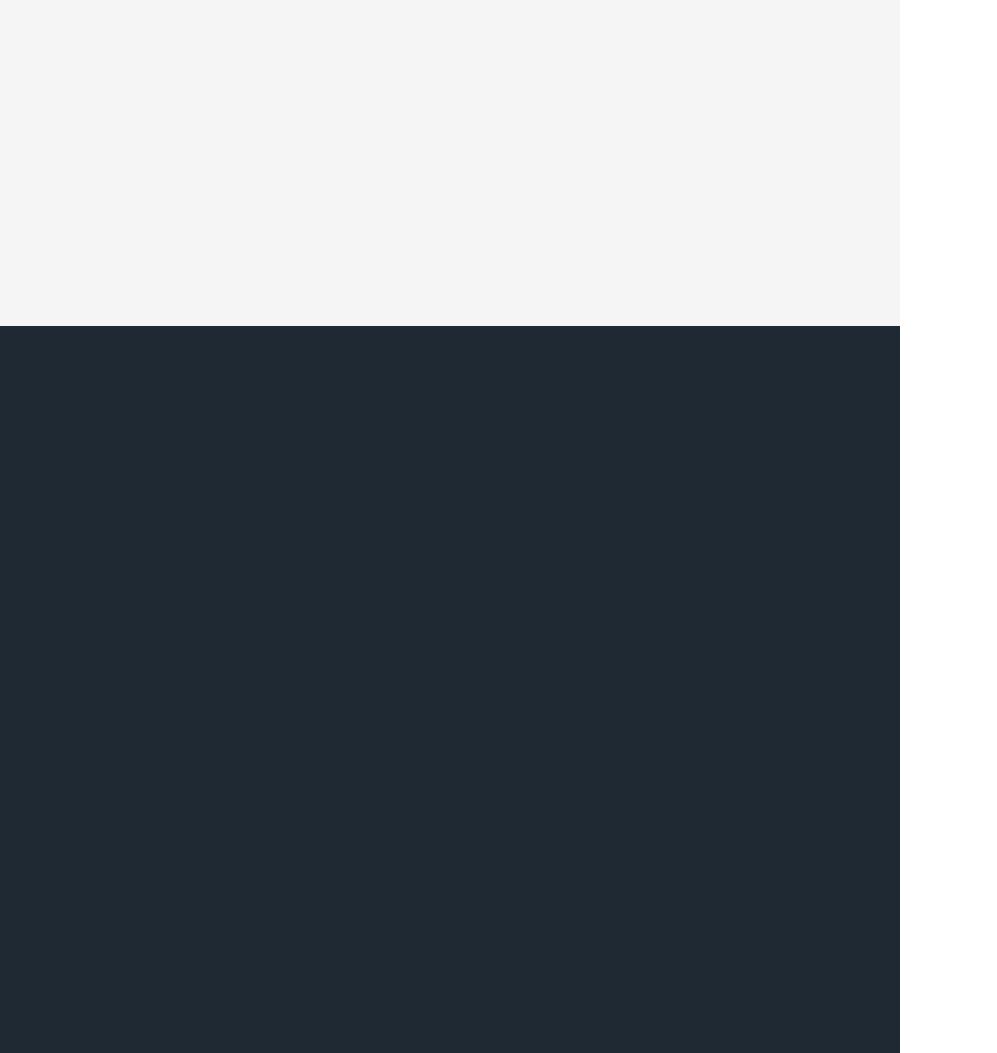  Describe the element at coordinates (60, 405) in the screenshot. I see `'Tech News'` at that location.